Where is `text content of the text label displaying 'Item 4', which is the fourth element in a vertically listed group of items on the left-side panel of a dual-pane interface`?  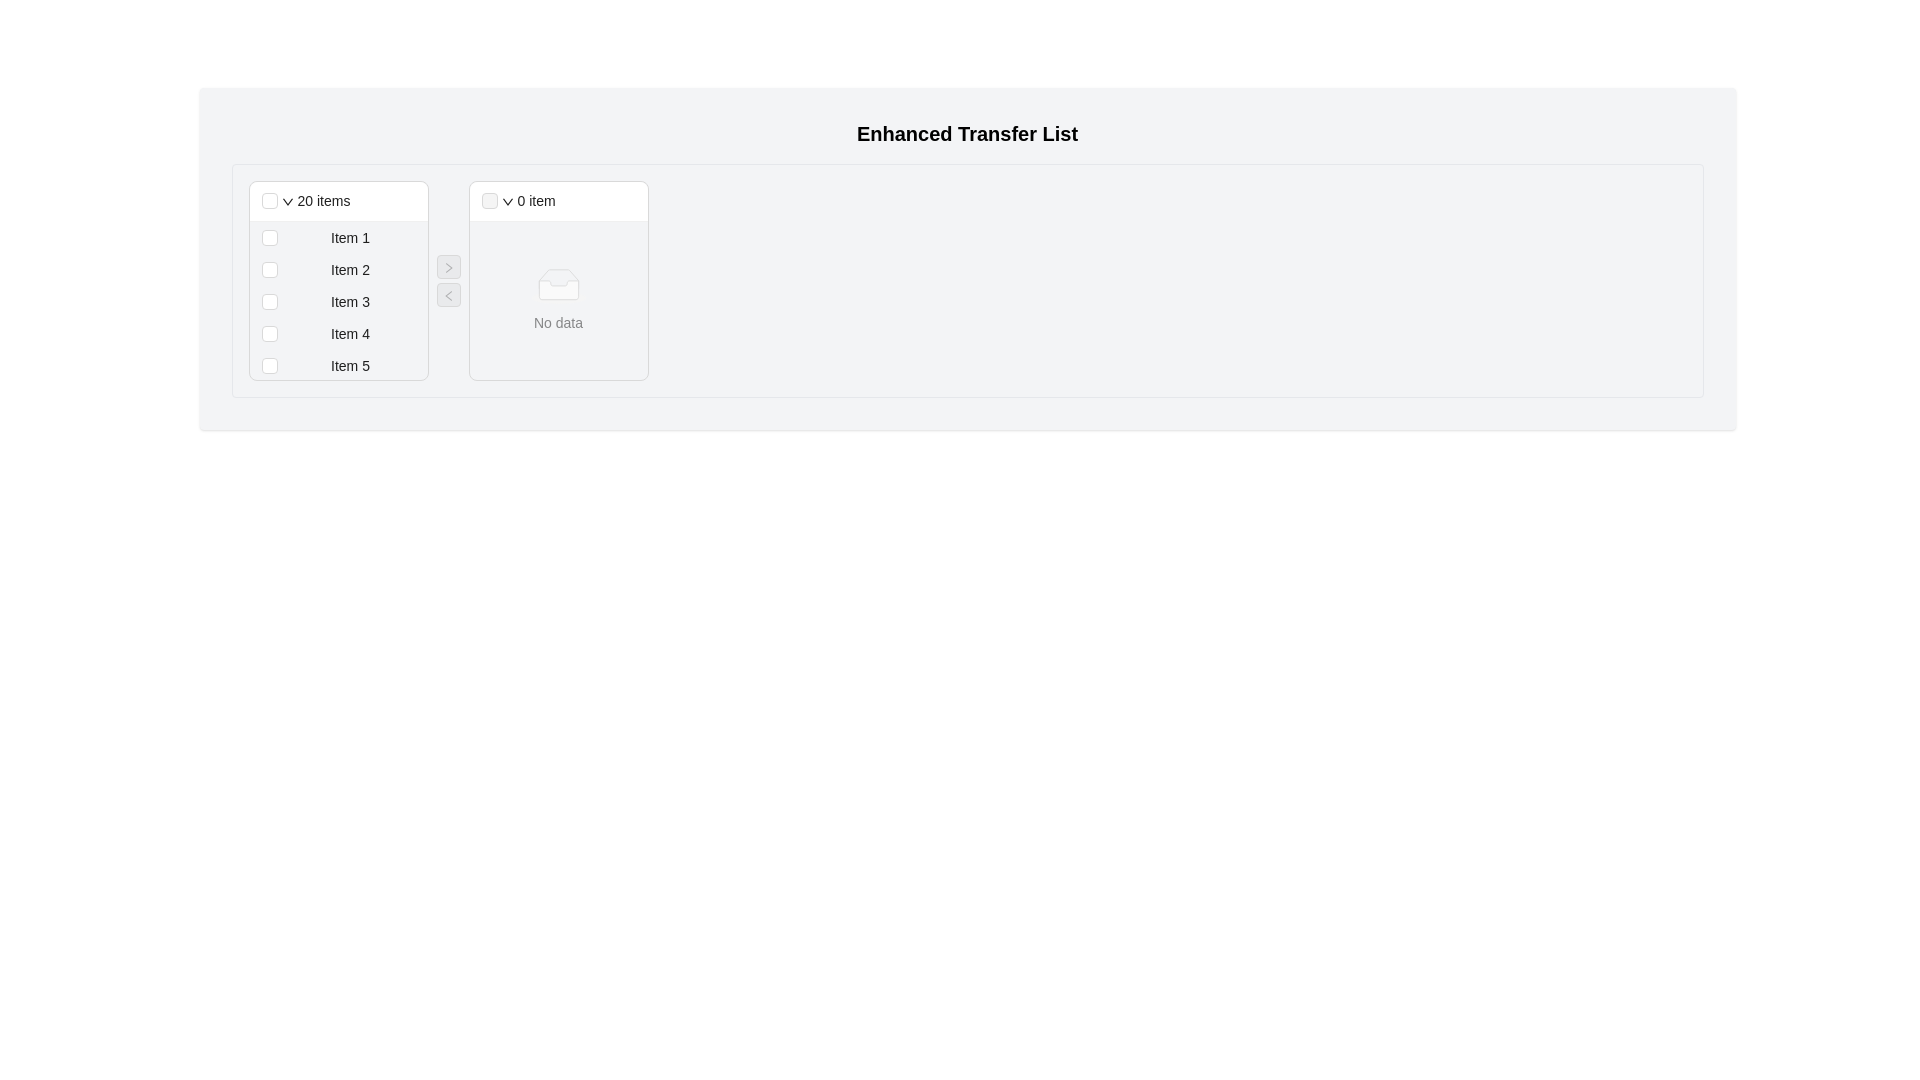
text content of the text label displaying 'Item 4', which is the fourth element in a vertically listed group of items on the left-side panel of a dual-pane interface is located at coordinates (350, 333).